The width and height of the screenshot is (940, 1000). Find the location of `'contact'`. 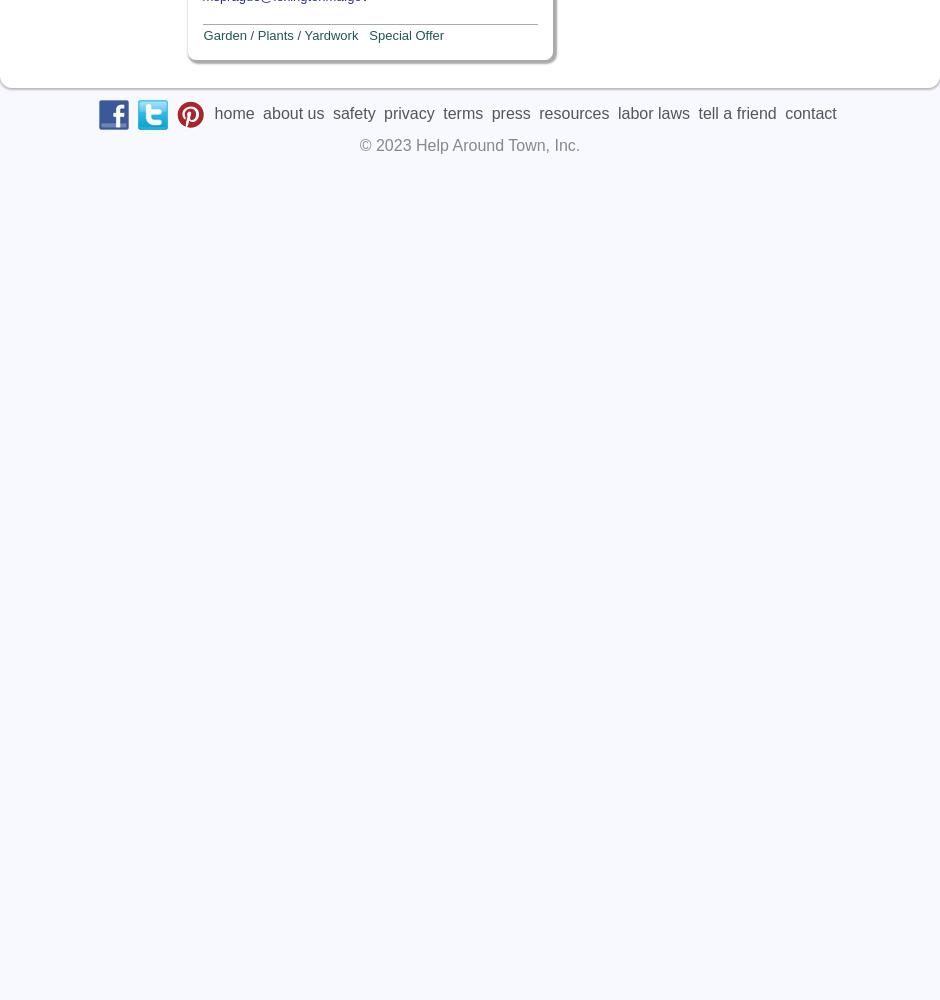

'contact' is located at coordinates (810, 111).